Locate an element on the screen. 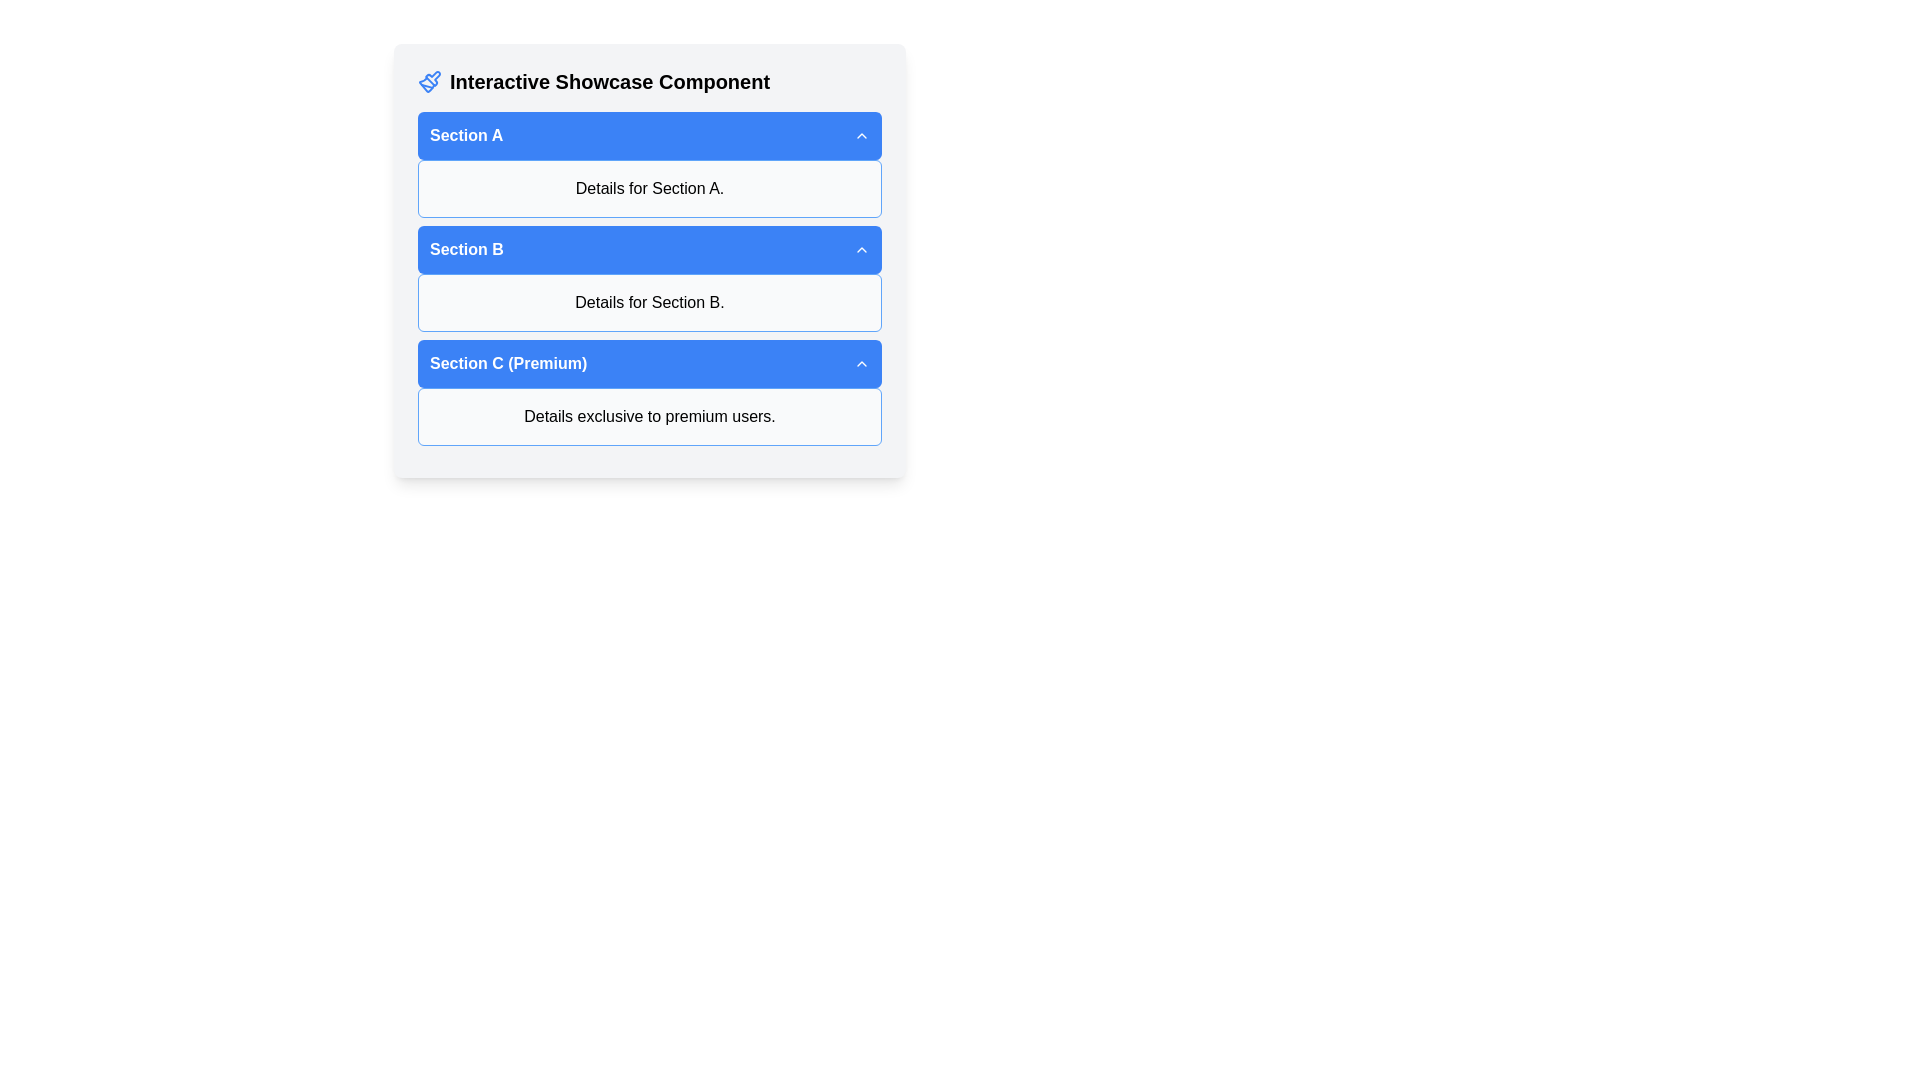 The image size is (1920, 1080). the collapsible panel labeled 'Section B' which is highlighted in bold text against a blue background is located at coordinates (649, 278).